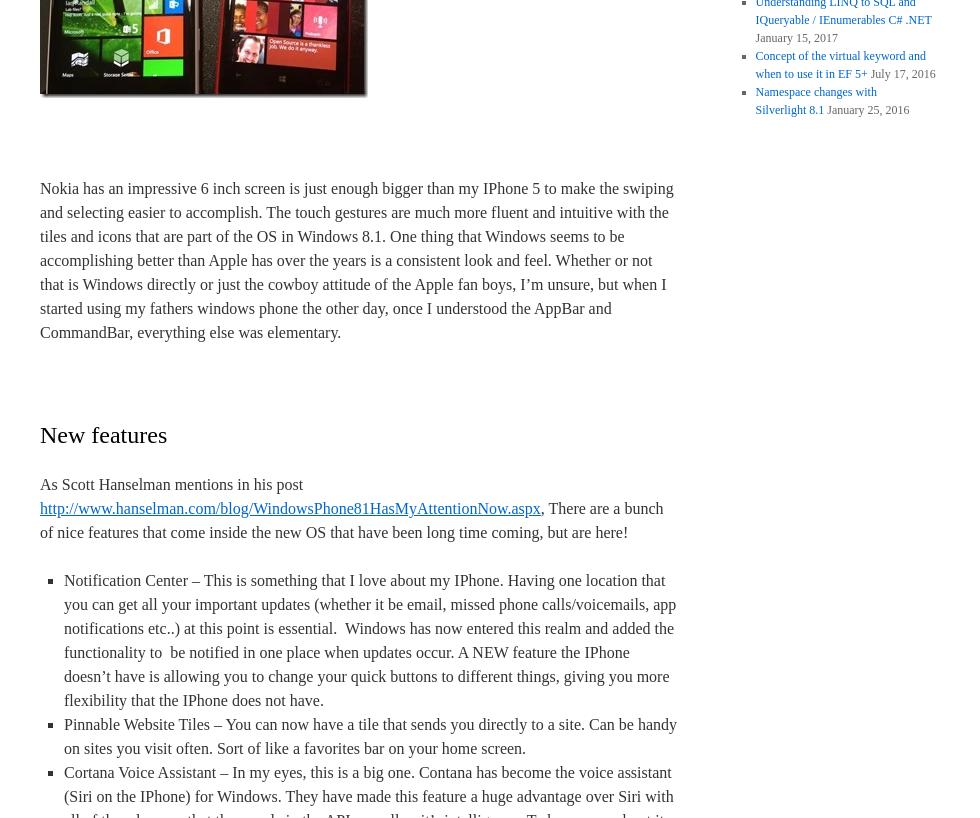 The image size is (980, 818). I want to click on 'January 15, 2017', so click(795, 37).